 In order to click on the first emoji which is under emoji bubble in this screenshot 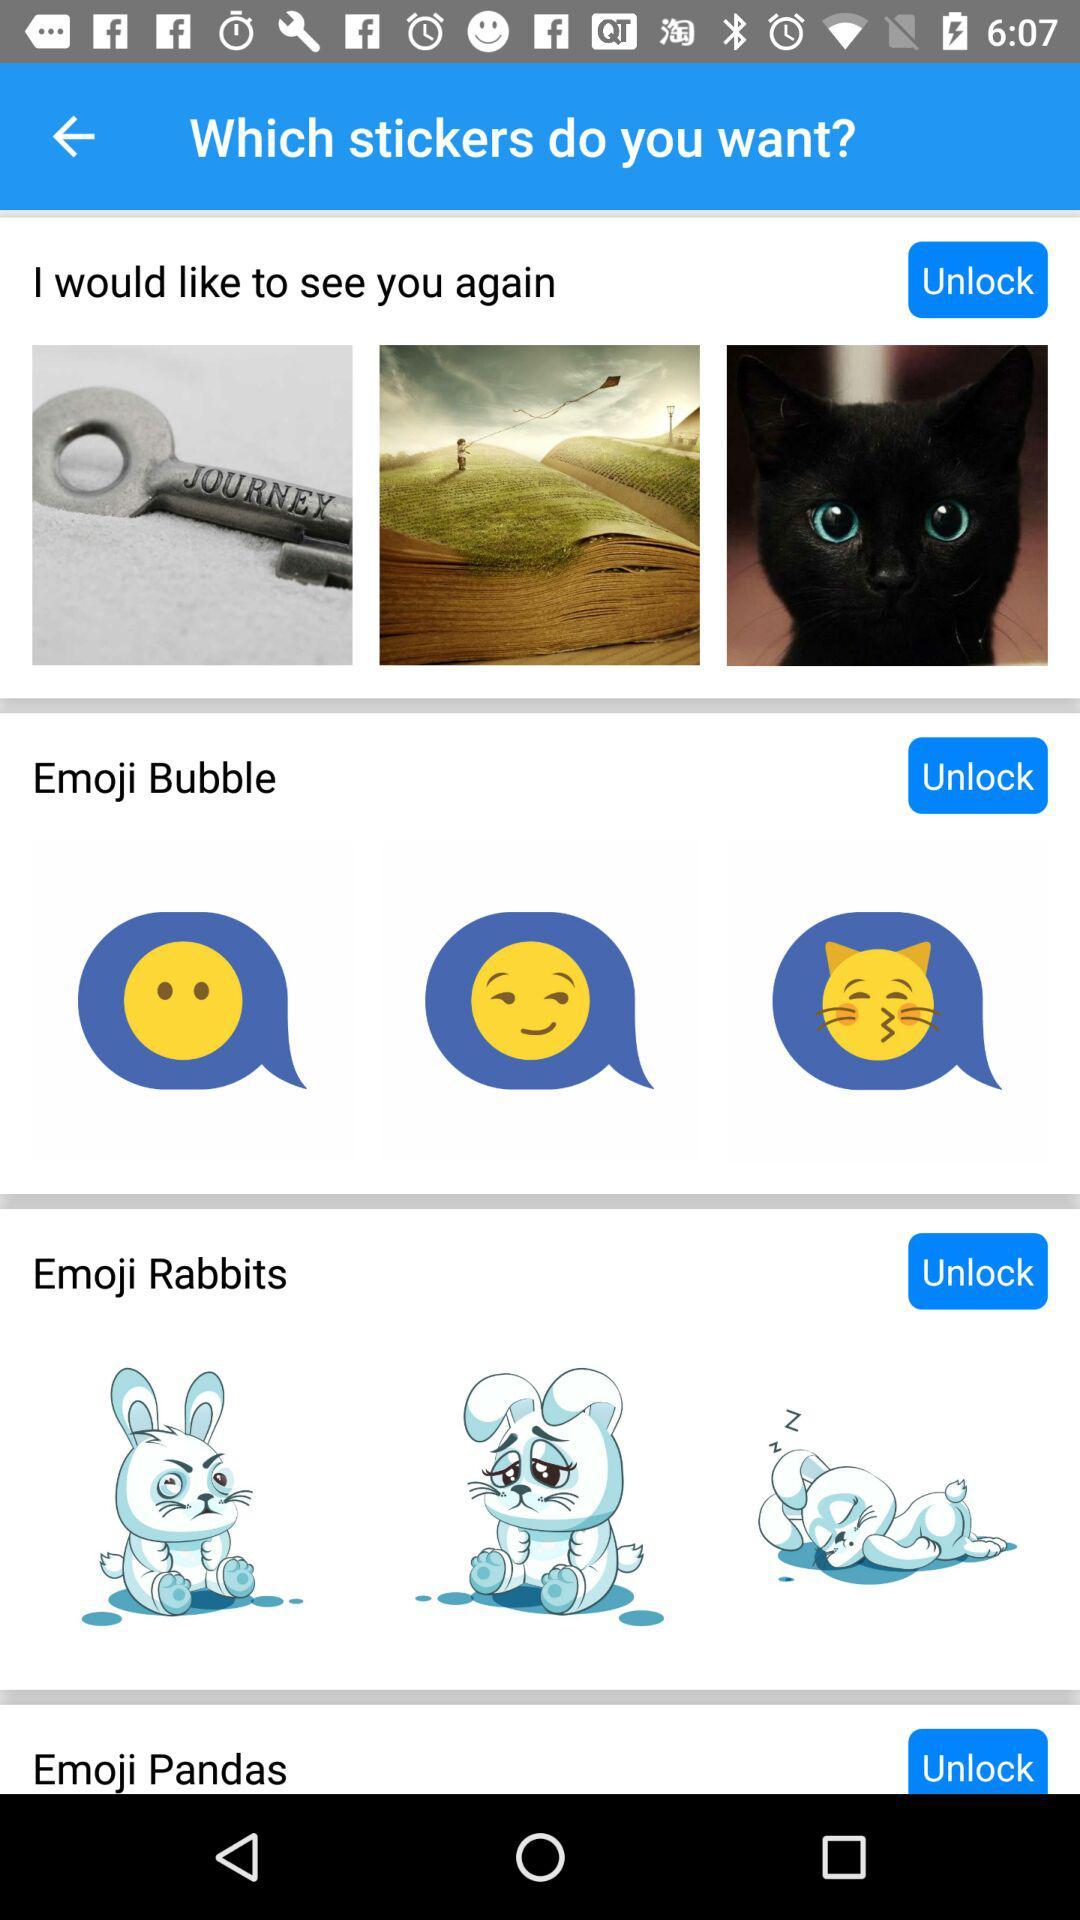, I will do `click(192, 1001)`.